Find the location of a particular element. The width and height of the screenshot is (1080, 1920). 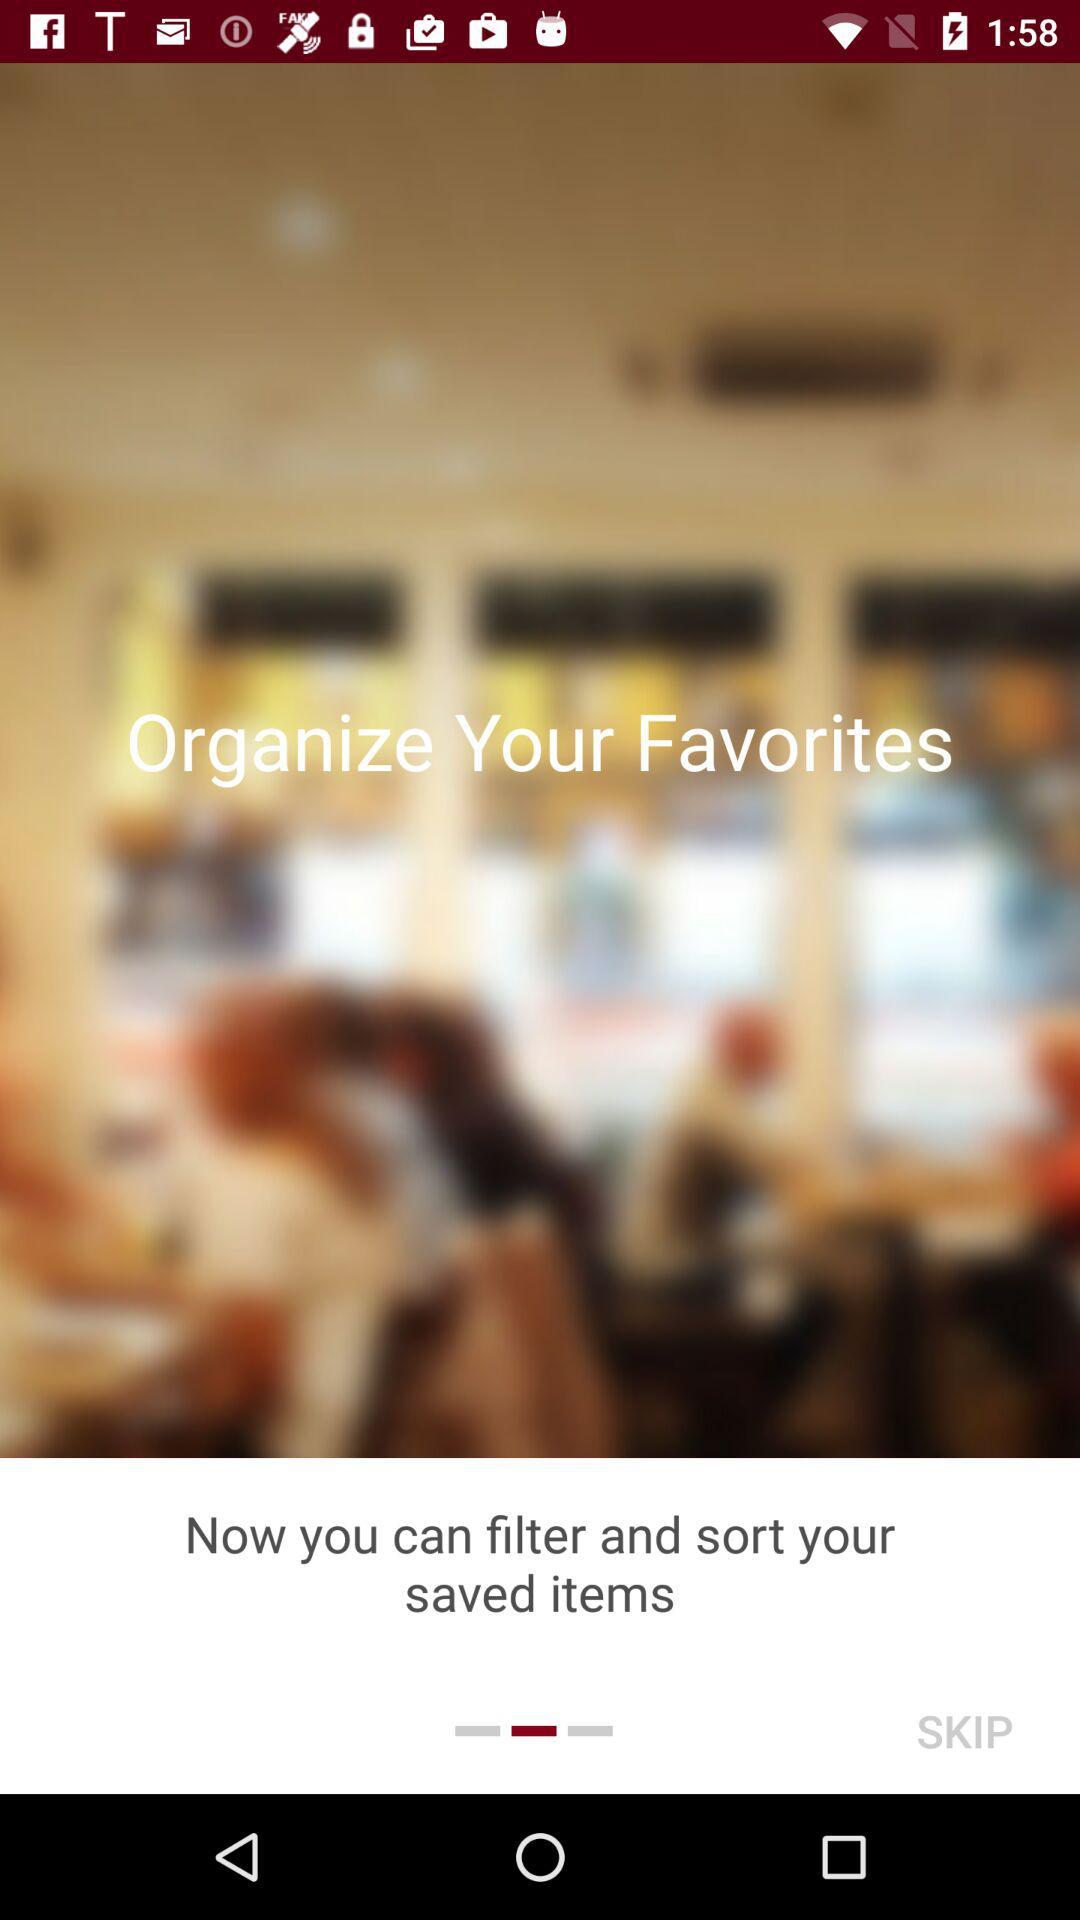

the icon at the bottom right corner is located at coordinates (963, 1730).